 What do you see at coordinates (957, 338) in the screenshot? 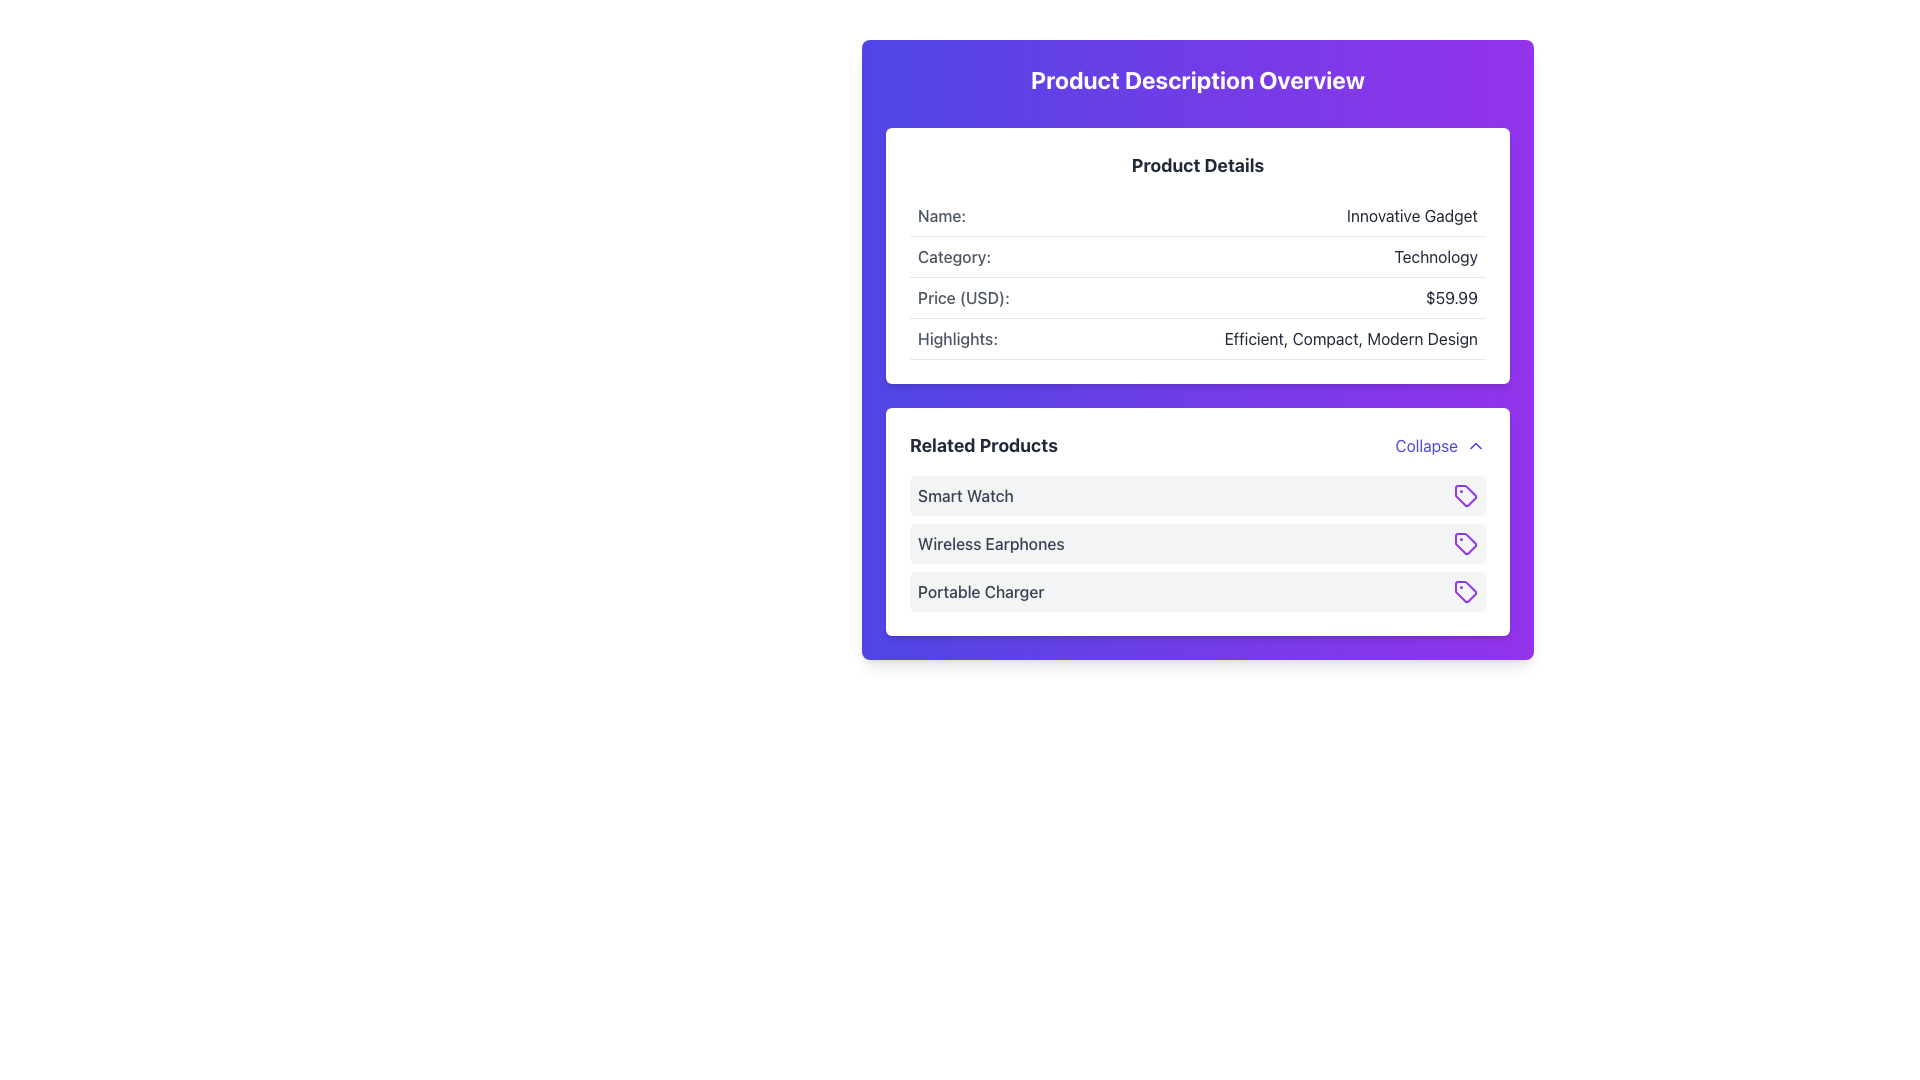
I see `the Label displaying 'Highlights:' in gray color, located in the 'Product Details' section above the description text 'Efficient, Compact, Modern Design'` at bounding box center [957, 338].